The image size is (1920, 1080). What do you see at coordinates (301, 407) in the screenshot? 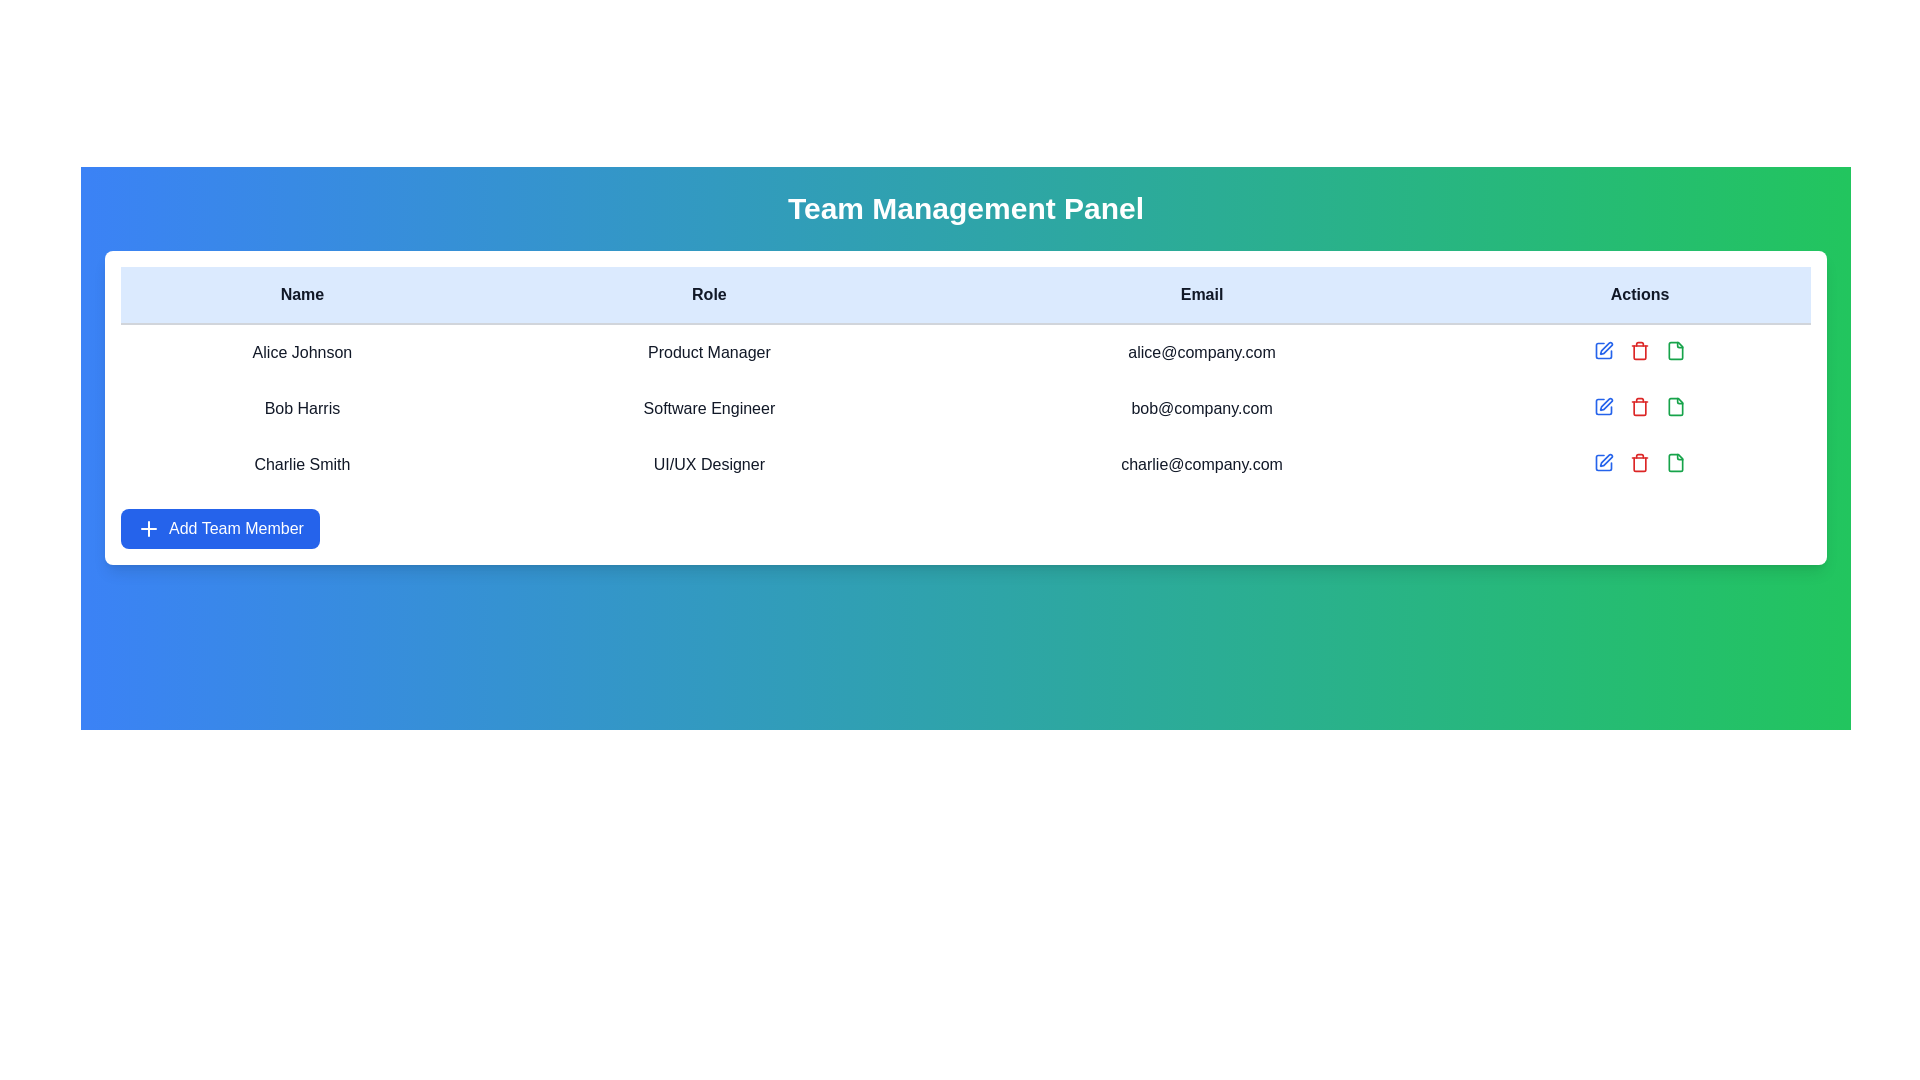
I see `text from the label displaying the name 'Bob Harris', which is located in the first column under the 'Name' header of the table structure` at bounding box center [301, 407].